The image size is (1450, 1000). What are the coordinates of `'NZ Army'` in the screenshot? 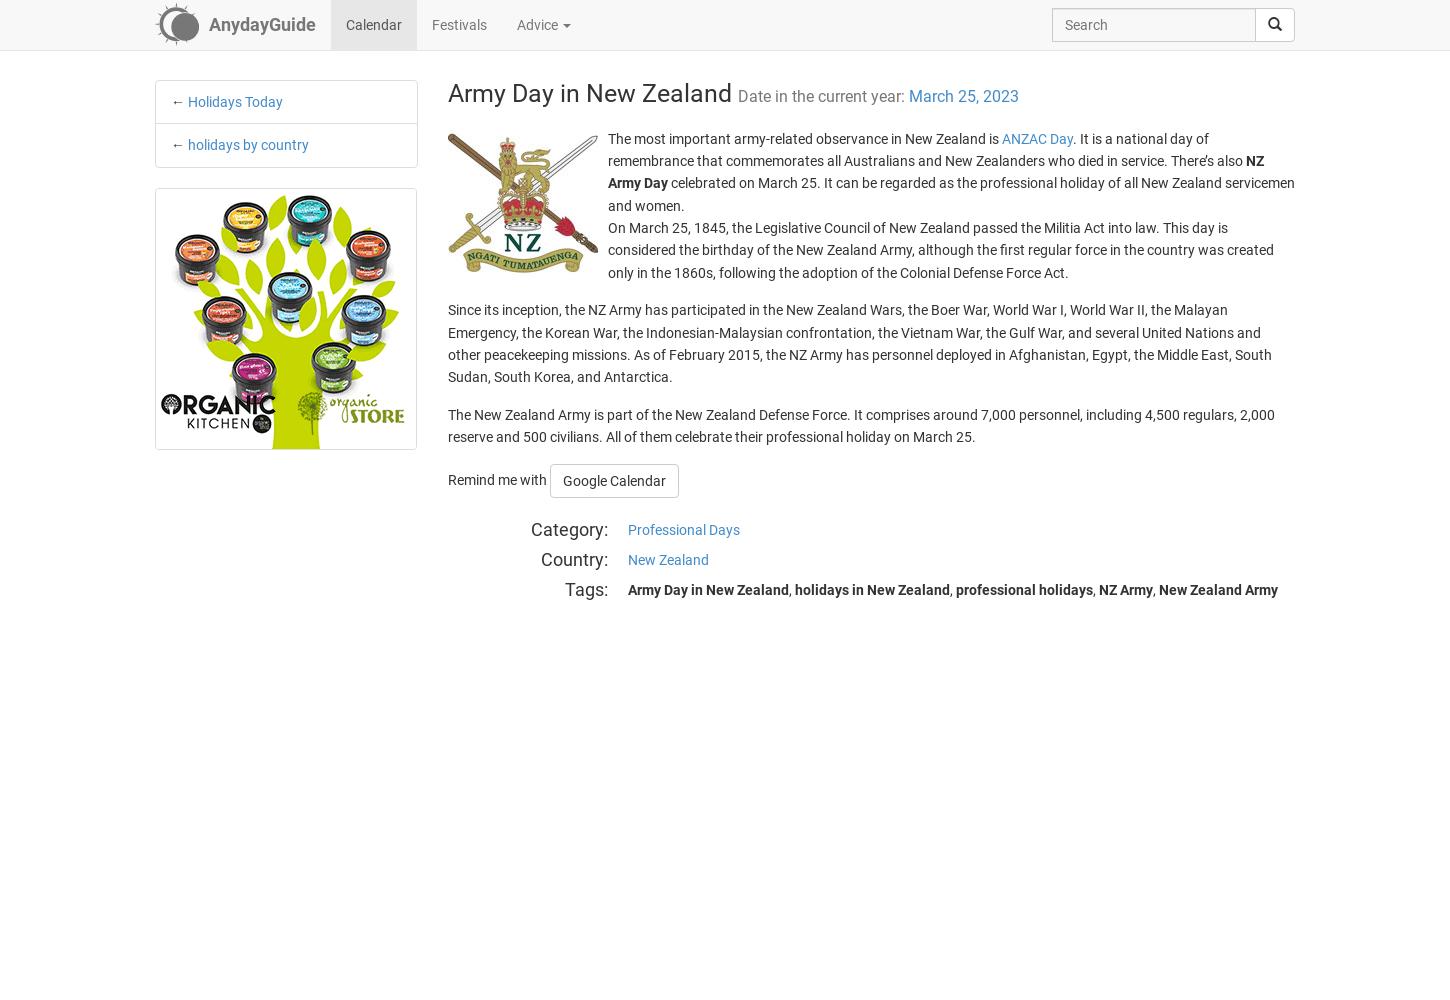 It's located at (1124, 588).